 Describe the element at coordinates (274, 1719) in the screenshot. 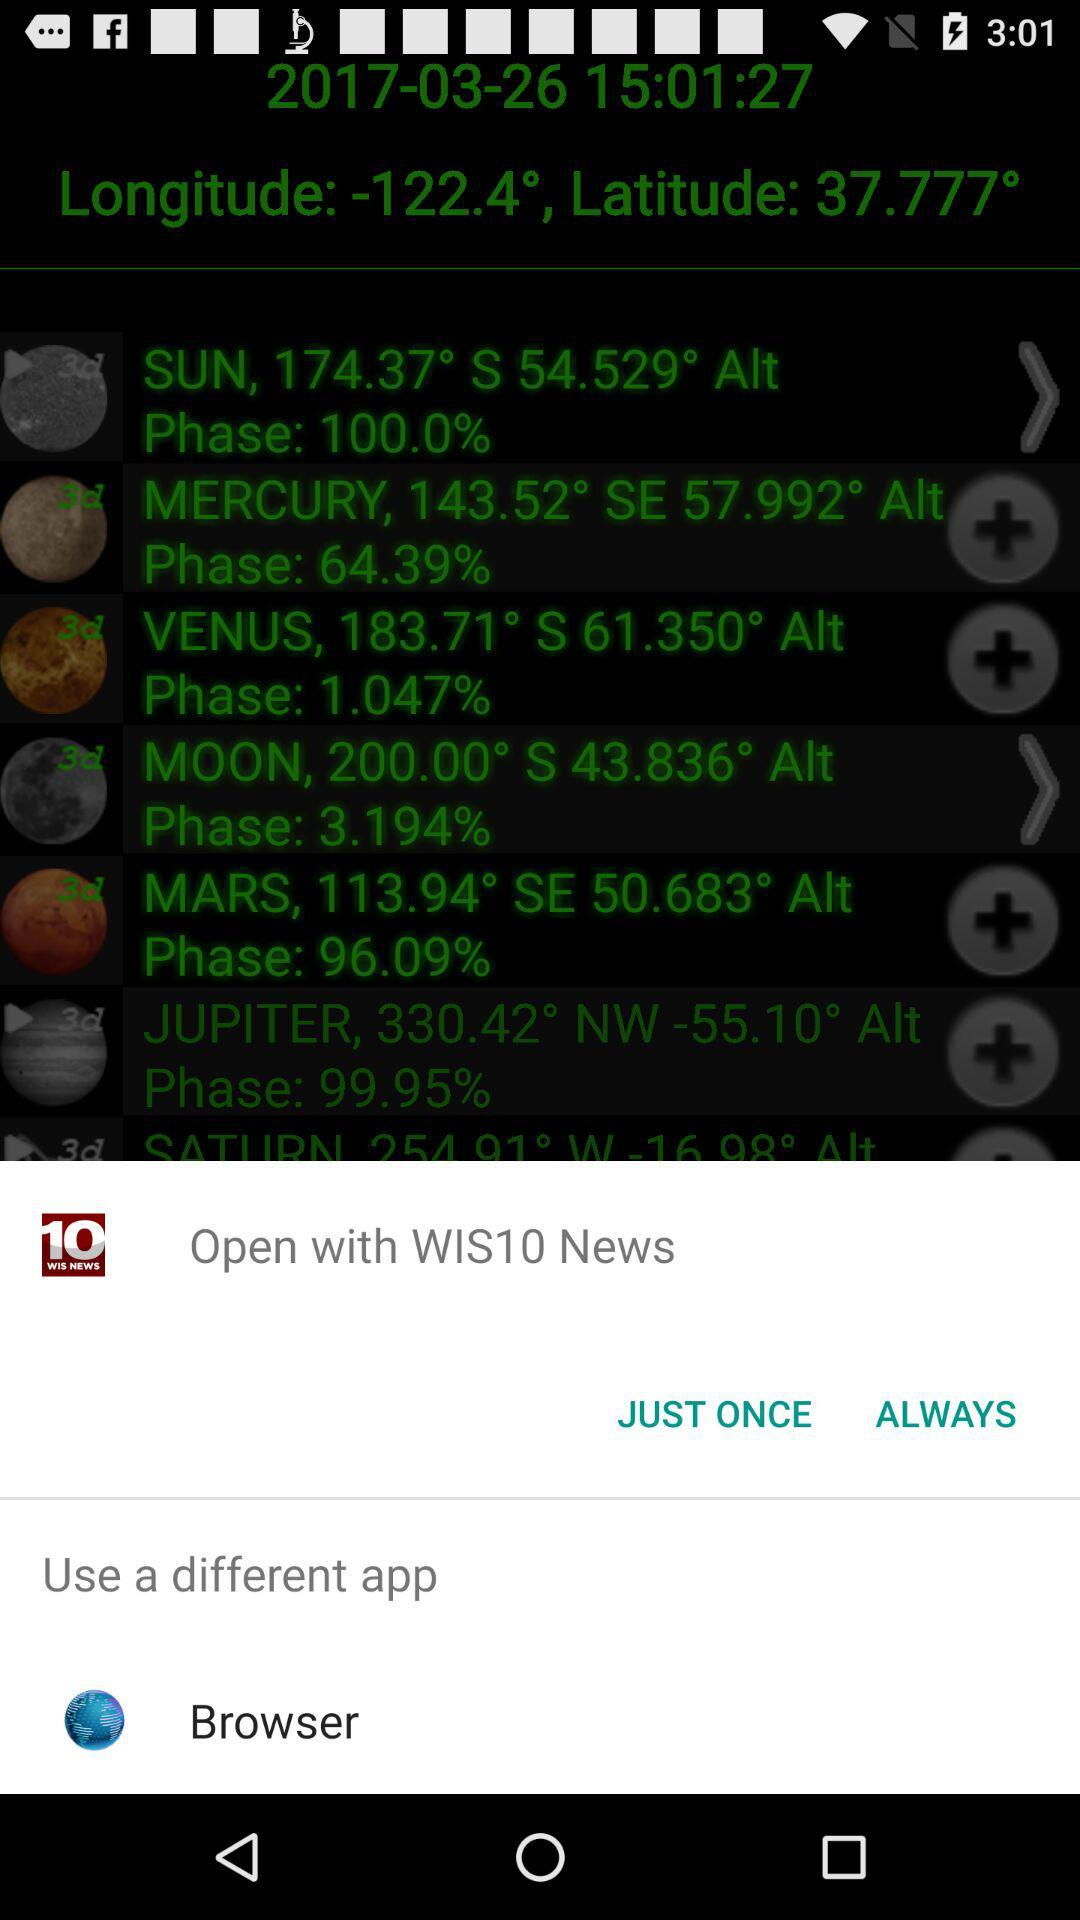

I see `browser app` at that location.